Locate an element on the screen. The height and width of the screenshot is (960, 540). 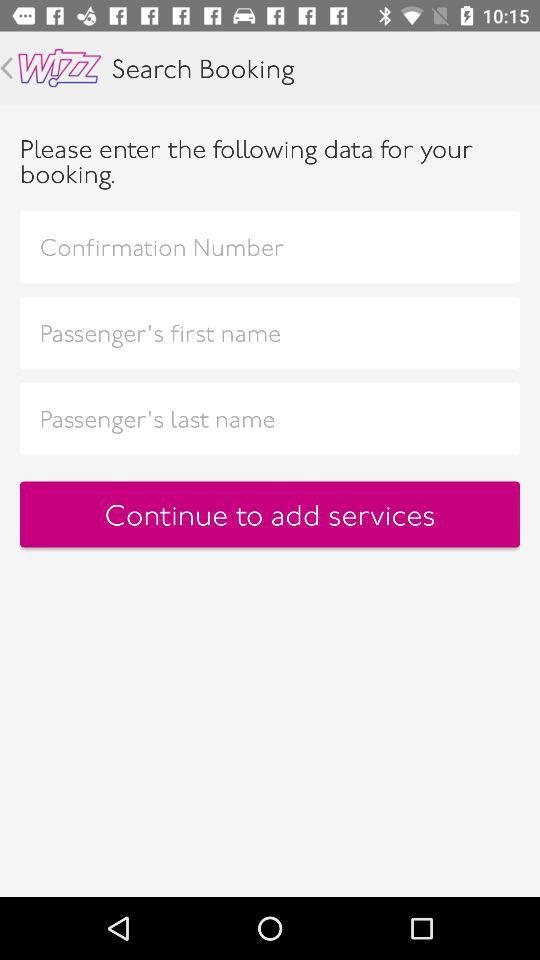
go home is located at coordinates (59, 68).